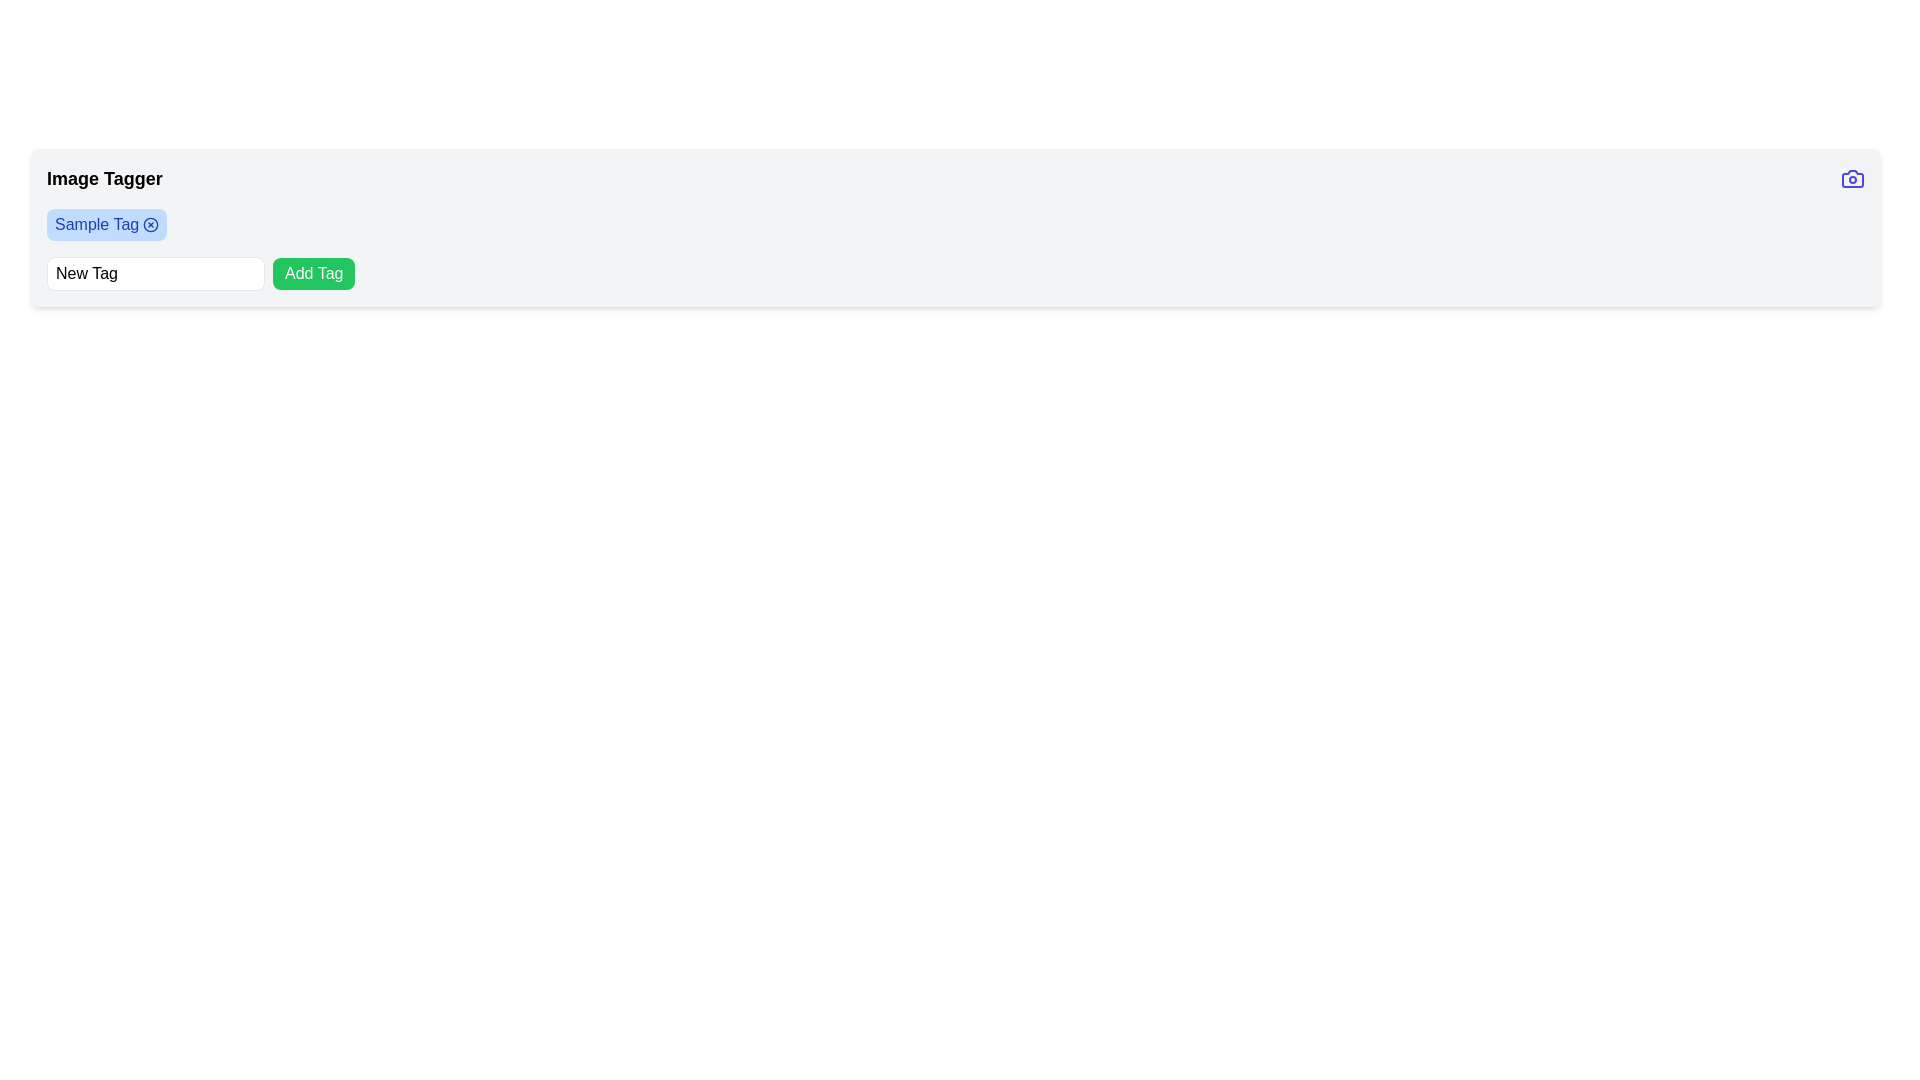 Image resolution: width=1920 pixels, height=1080 pixels. I want to click on the green button with rounded corners labeled 'Add Tag', so click(313, 273).